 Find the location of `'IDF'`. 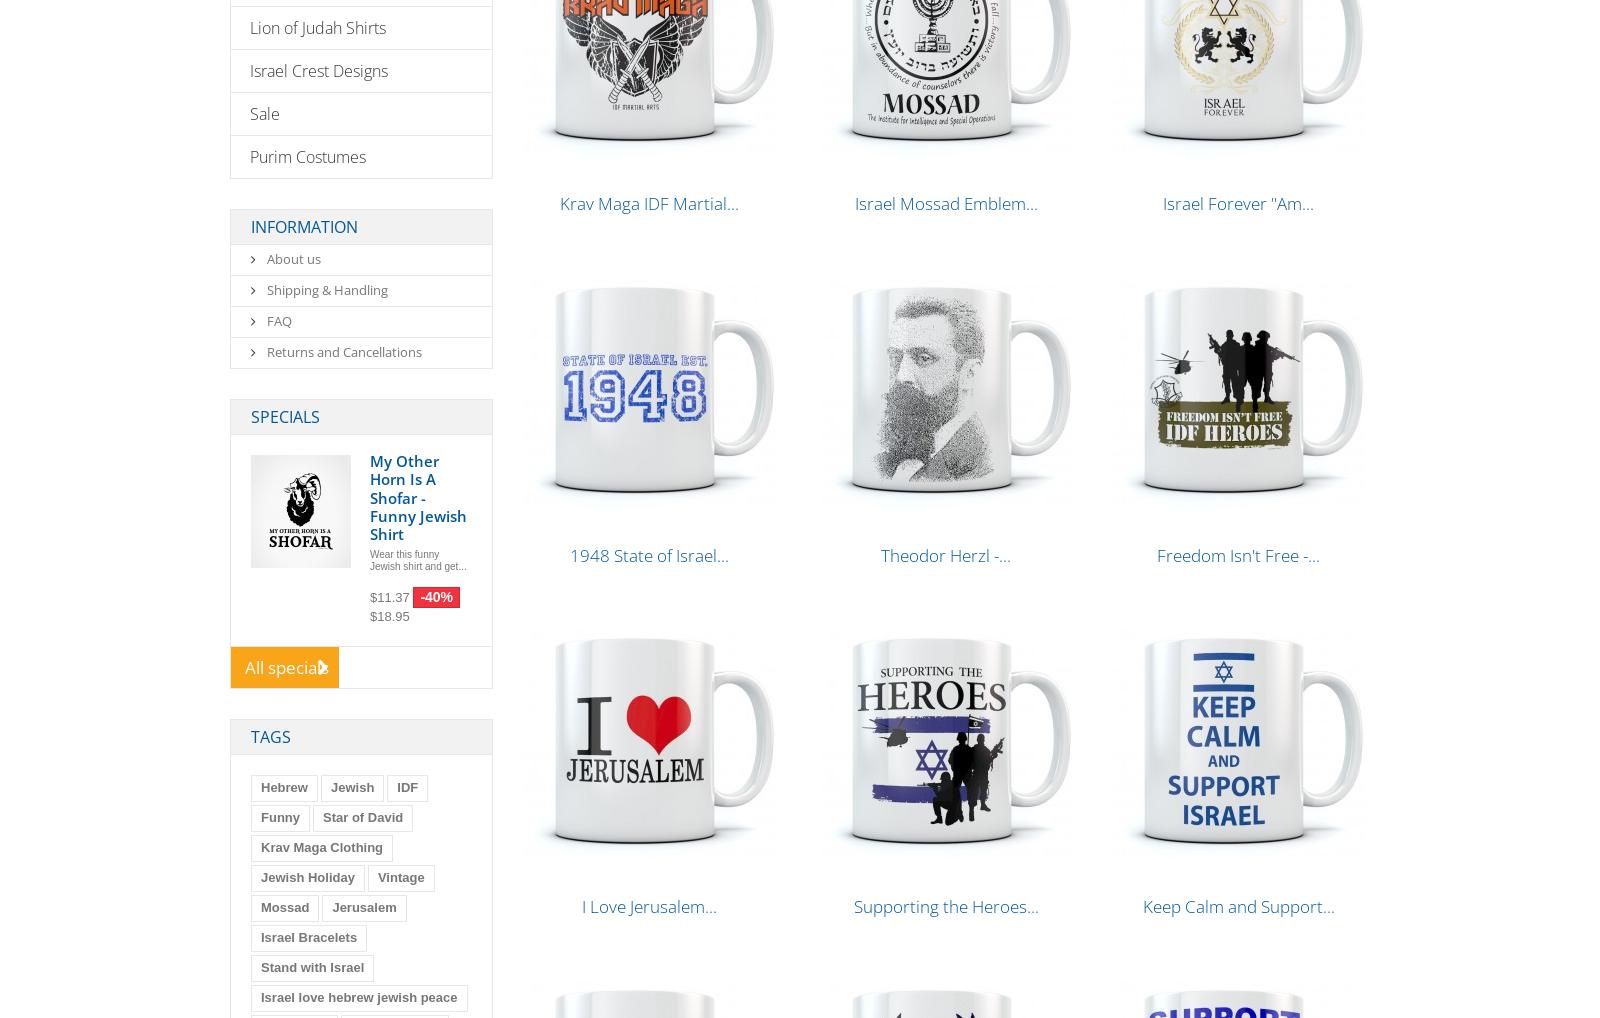

'IDF' is located at coordinates (406, 787).